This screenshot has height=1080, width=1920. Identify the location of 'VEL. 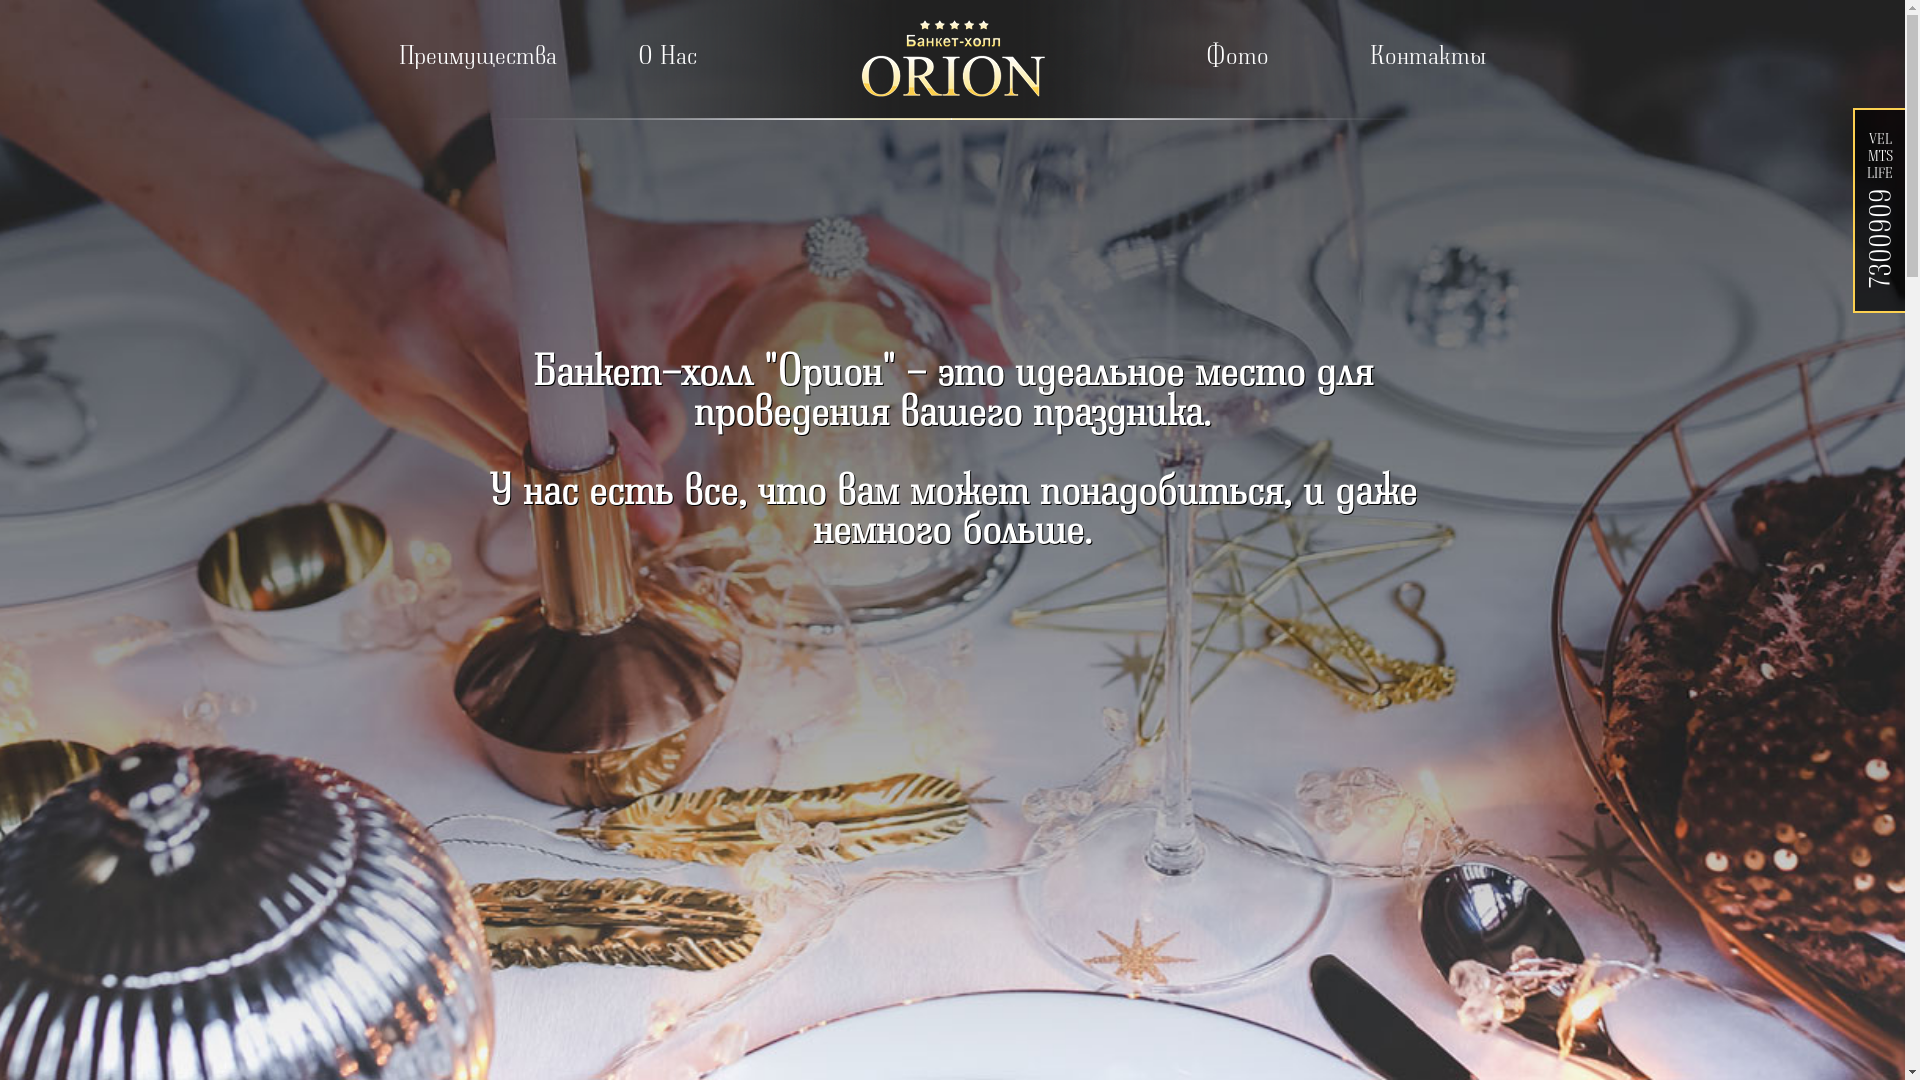
(1879, 205).